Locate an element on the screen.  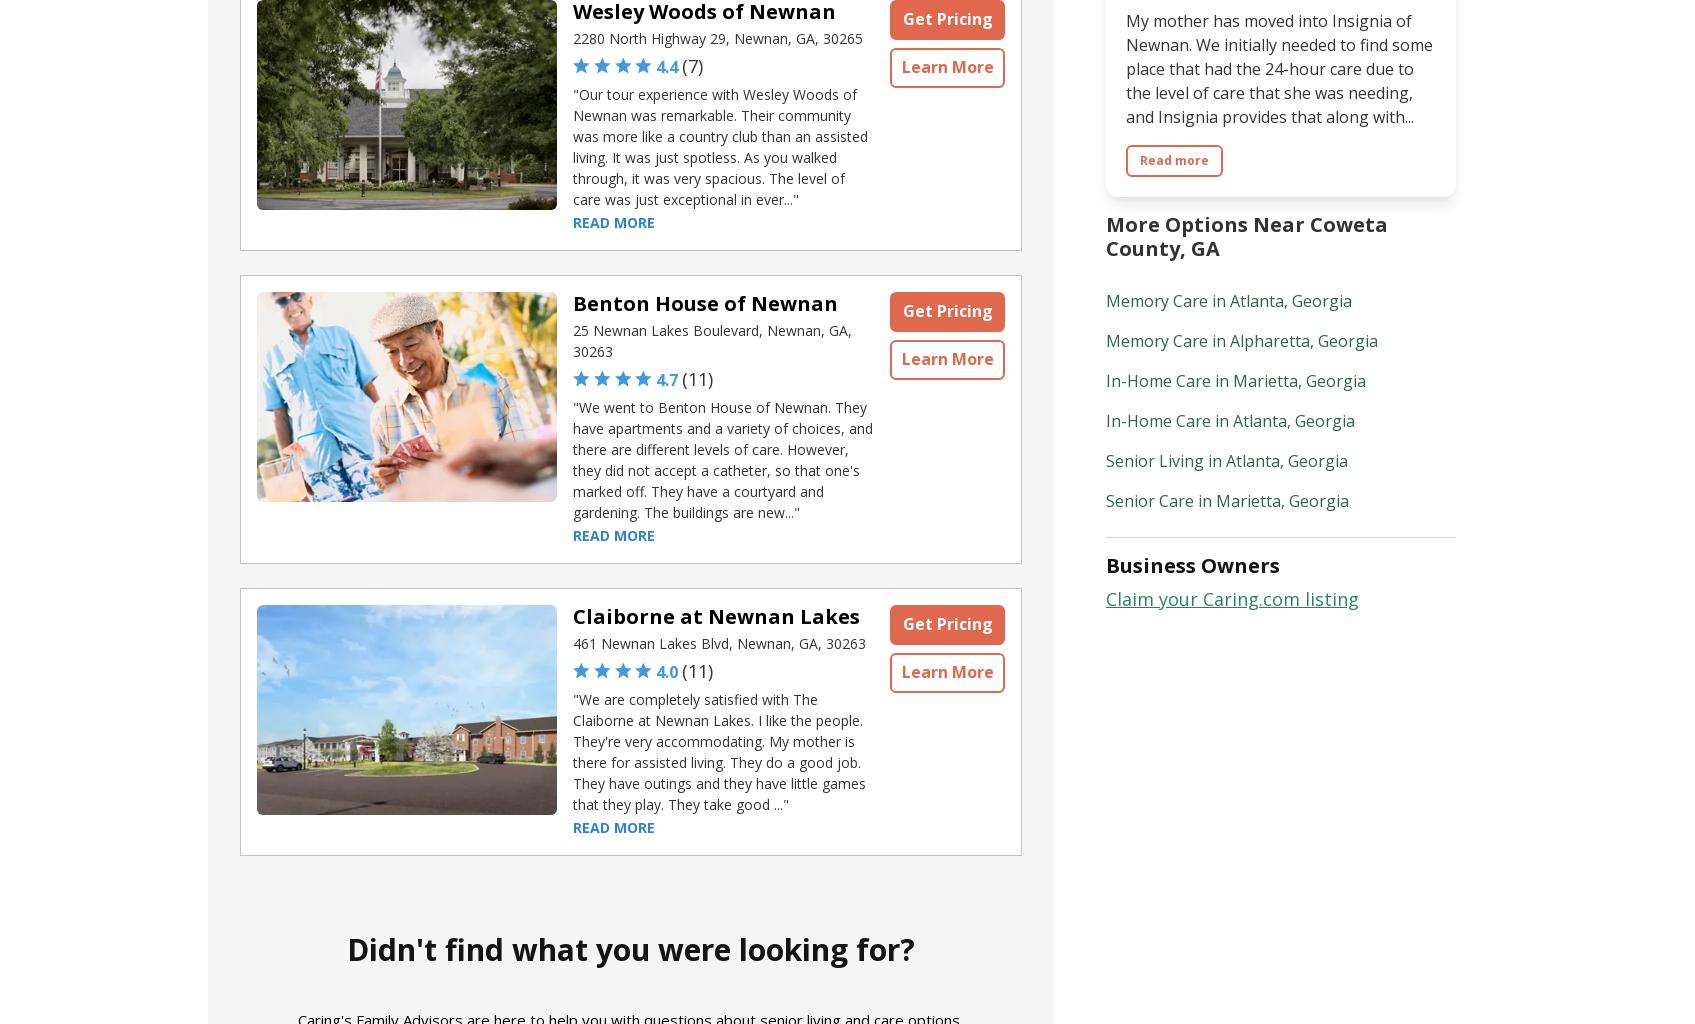
'4.4' is located at coordinates (665, 65).